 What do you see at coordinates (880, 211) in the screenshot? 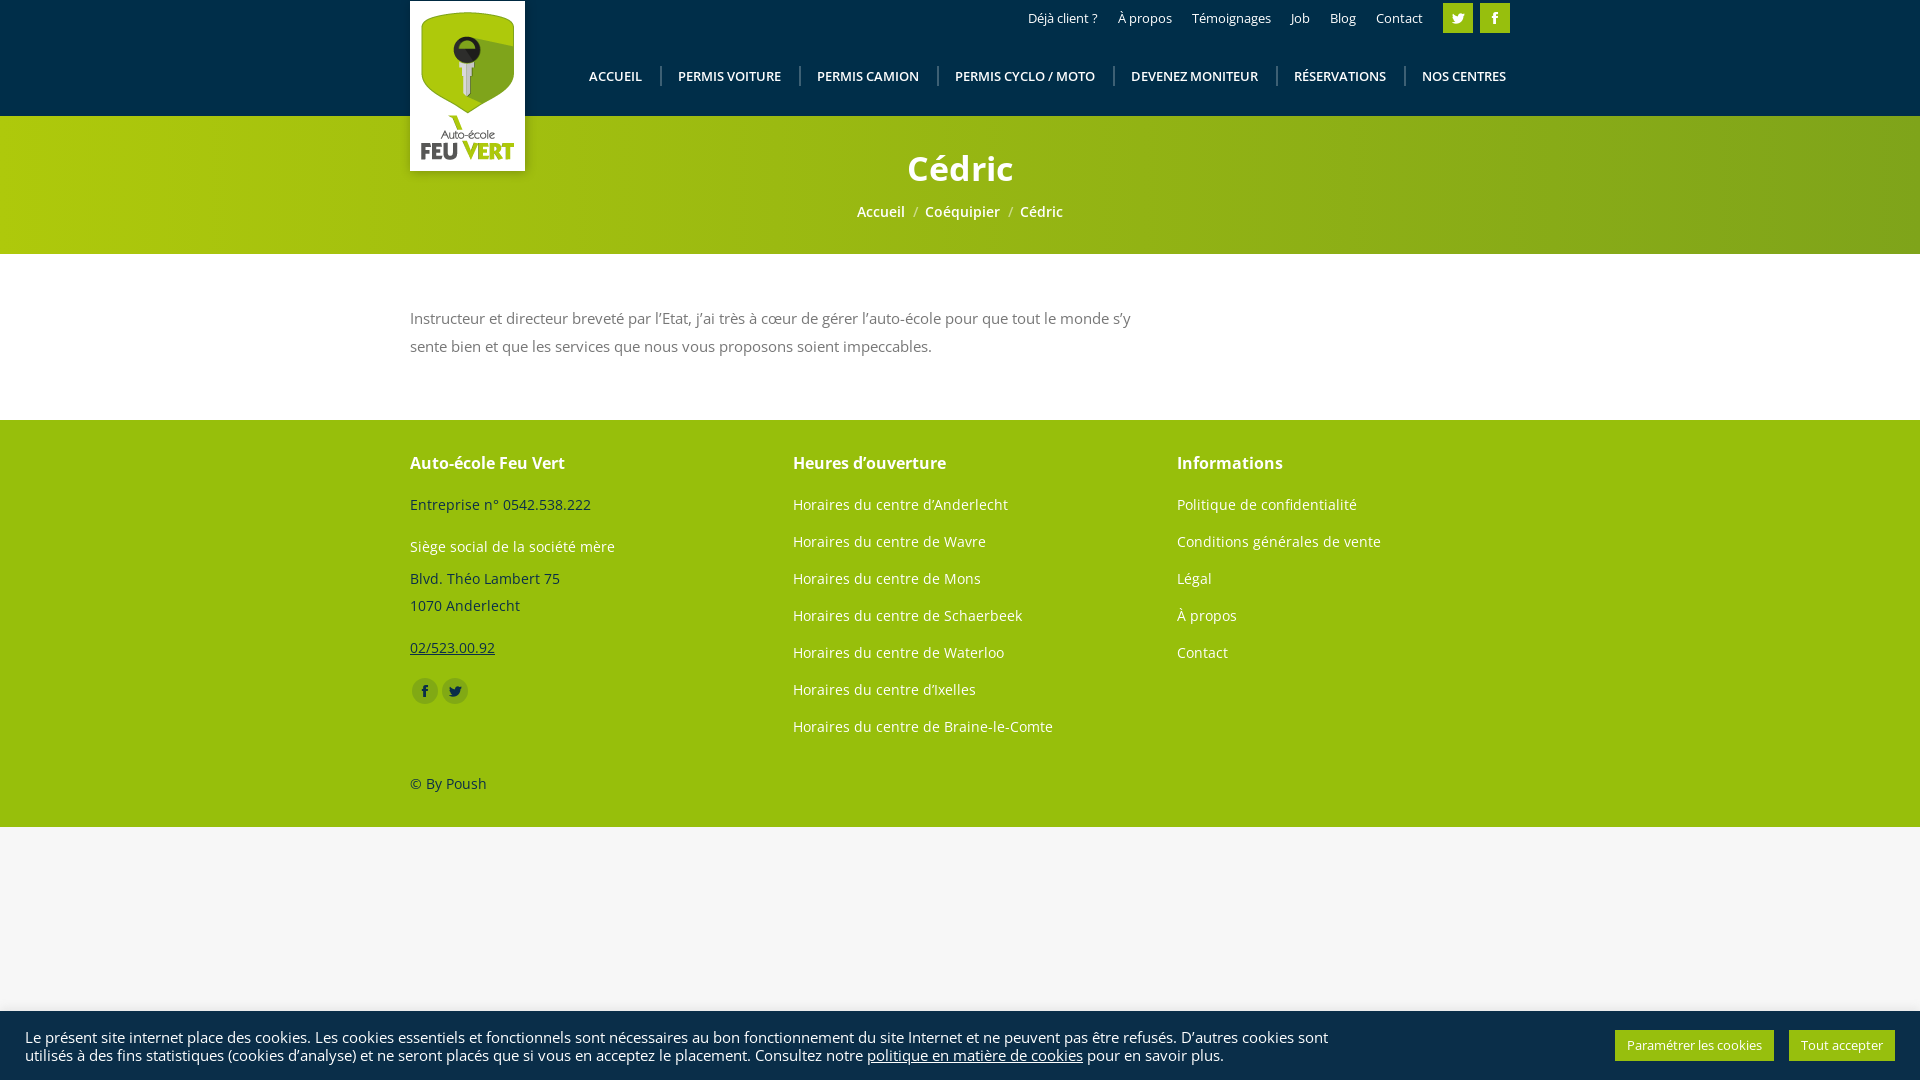
I see `'Accueil'` at bounding box center [880, 211].